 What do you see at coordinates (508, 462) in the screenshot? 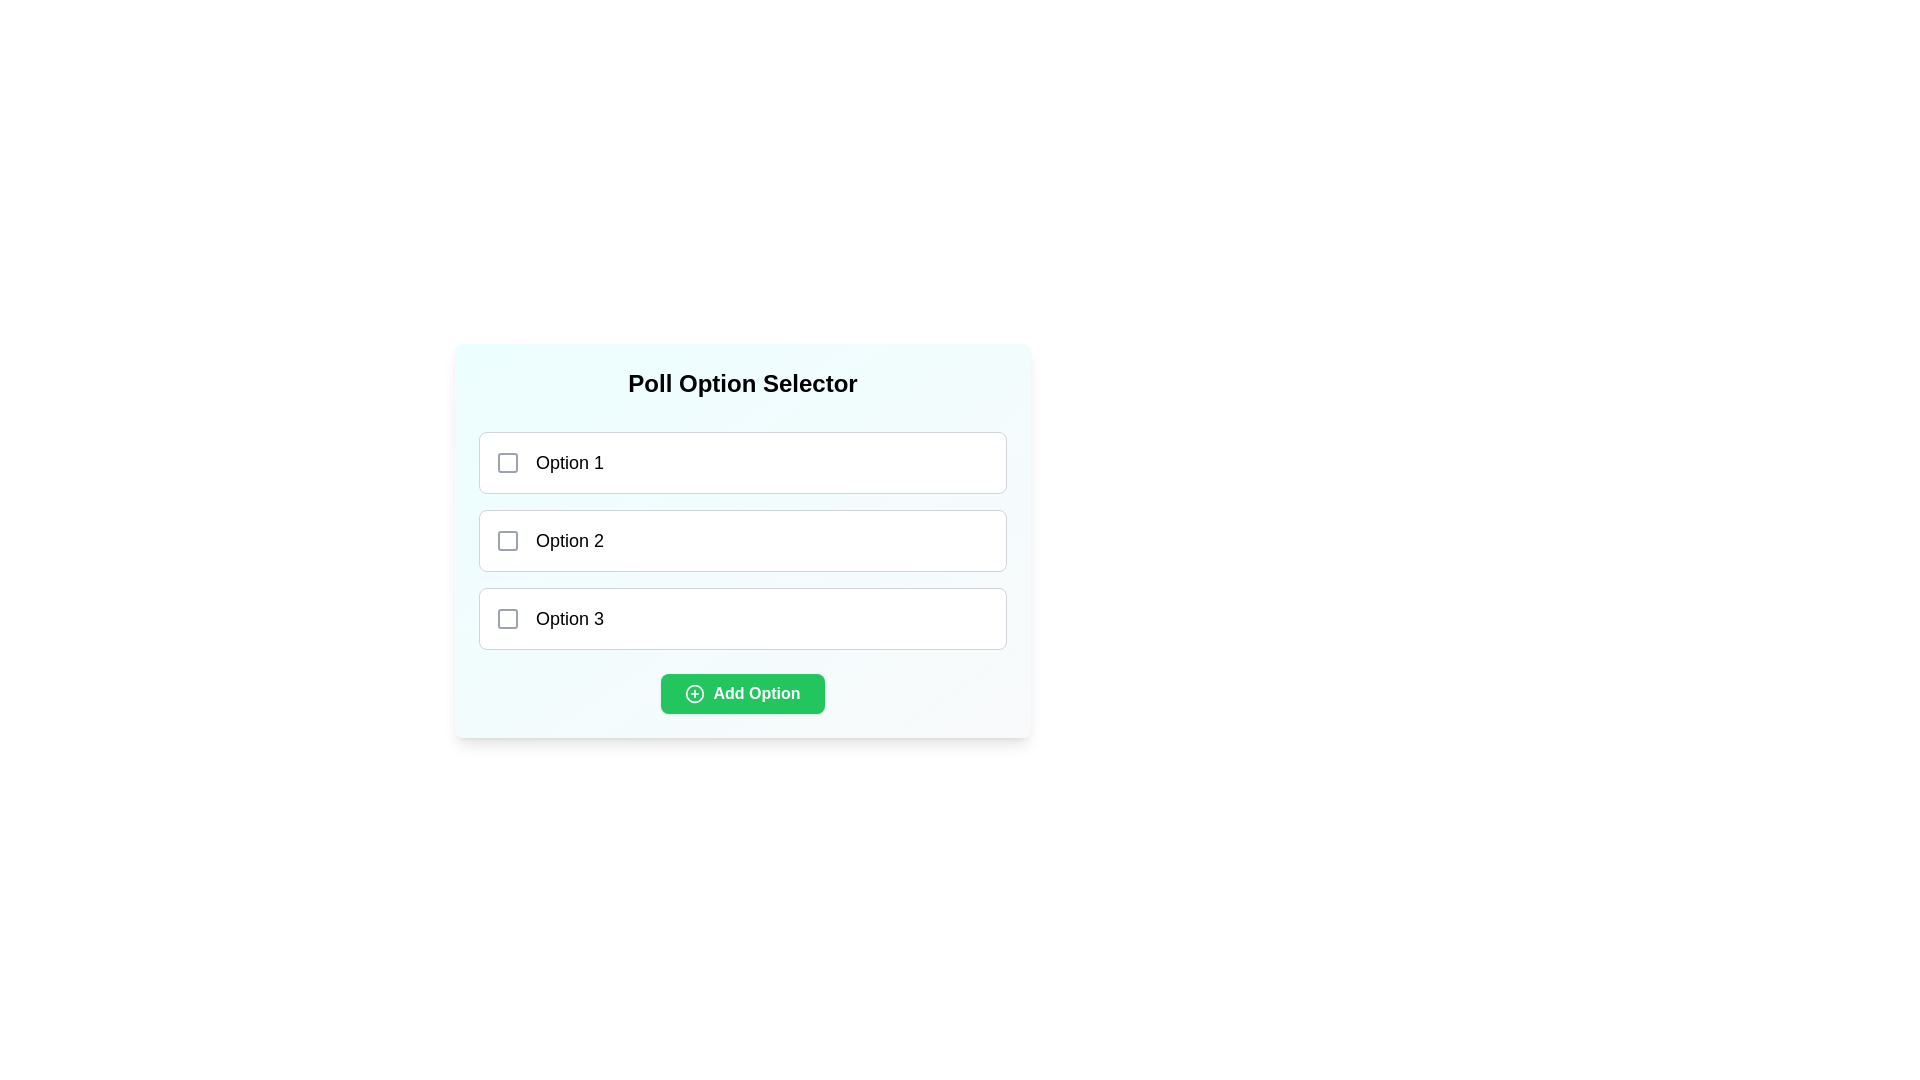
I see `the checkbox corresponding to Option 1 to select it` at bounding box center [508, 462].